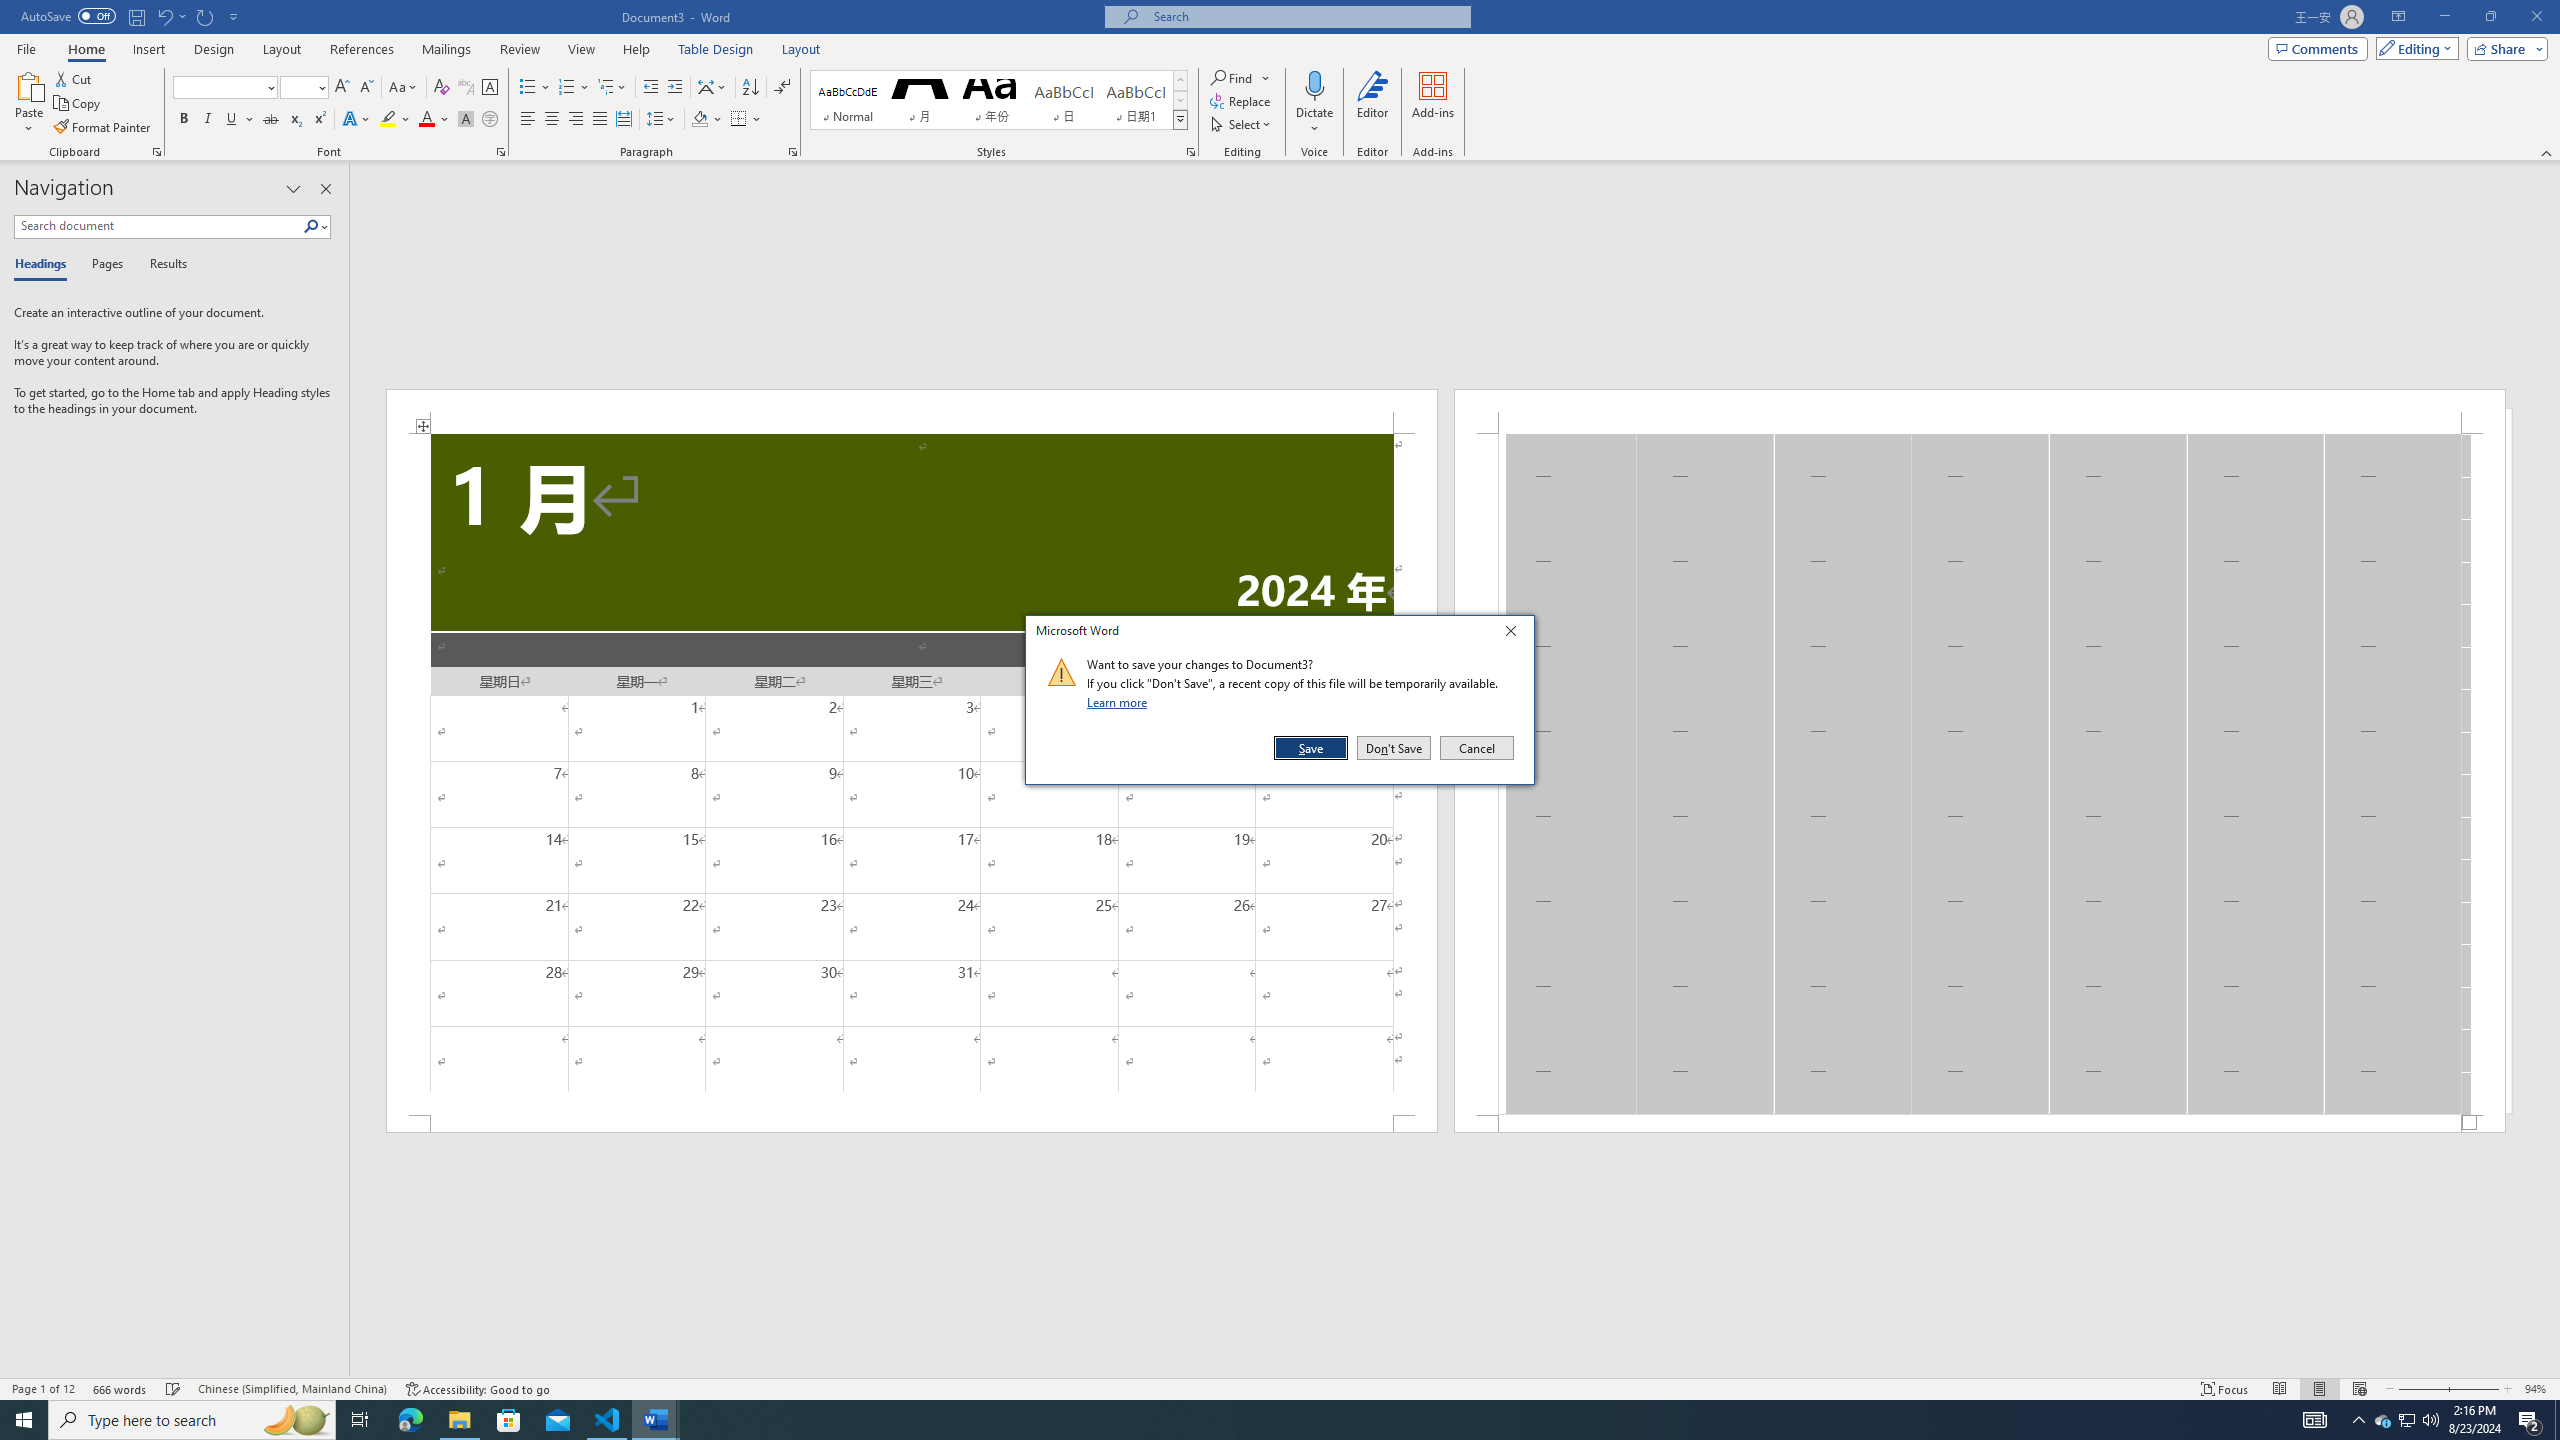  I want to click on 'Undo Apply Quick Style', so click(170, 15).